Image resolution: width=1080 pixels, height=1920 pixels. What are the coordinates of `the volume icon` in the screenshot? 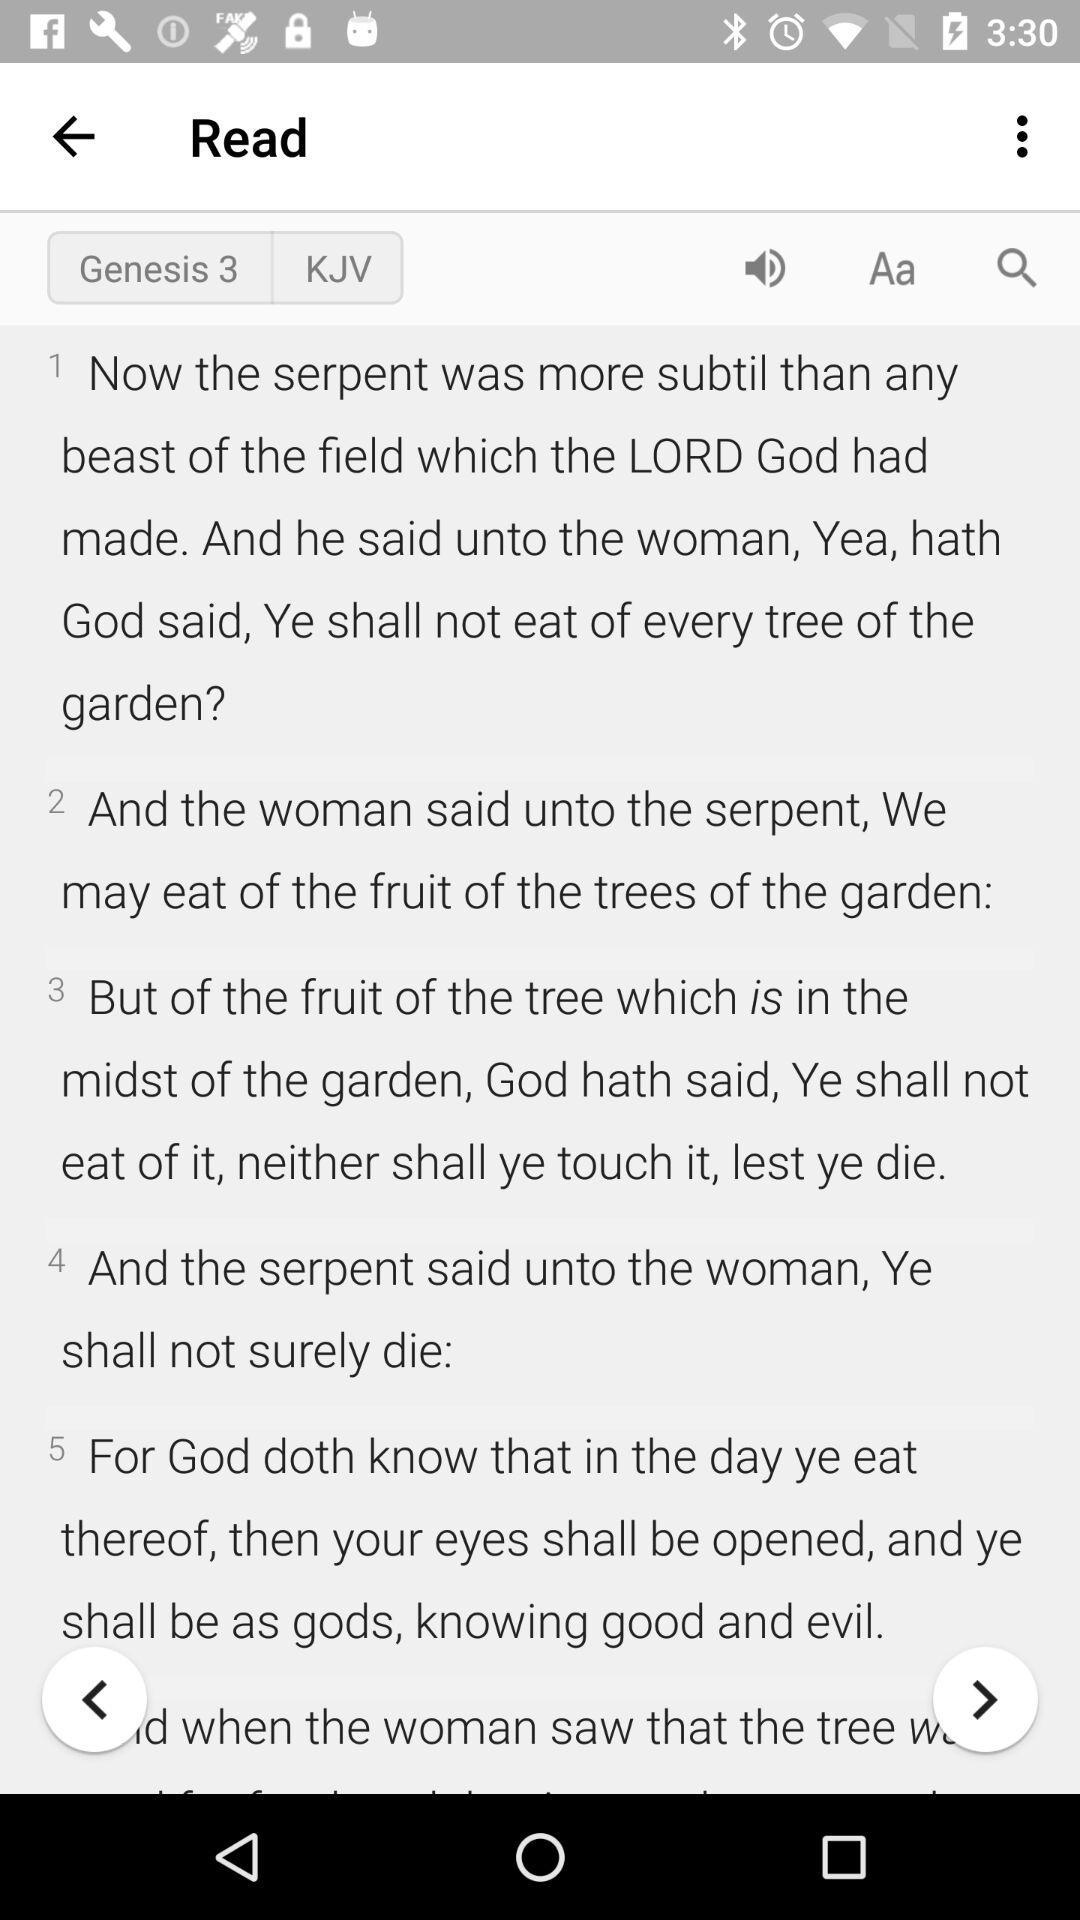 It's located at (764, 266).